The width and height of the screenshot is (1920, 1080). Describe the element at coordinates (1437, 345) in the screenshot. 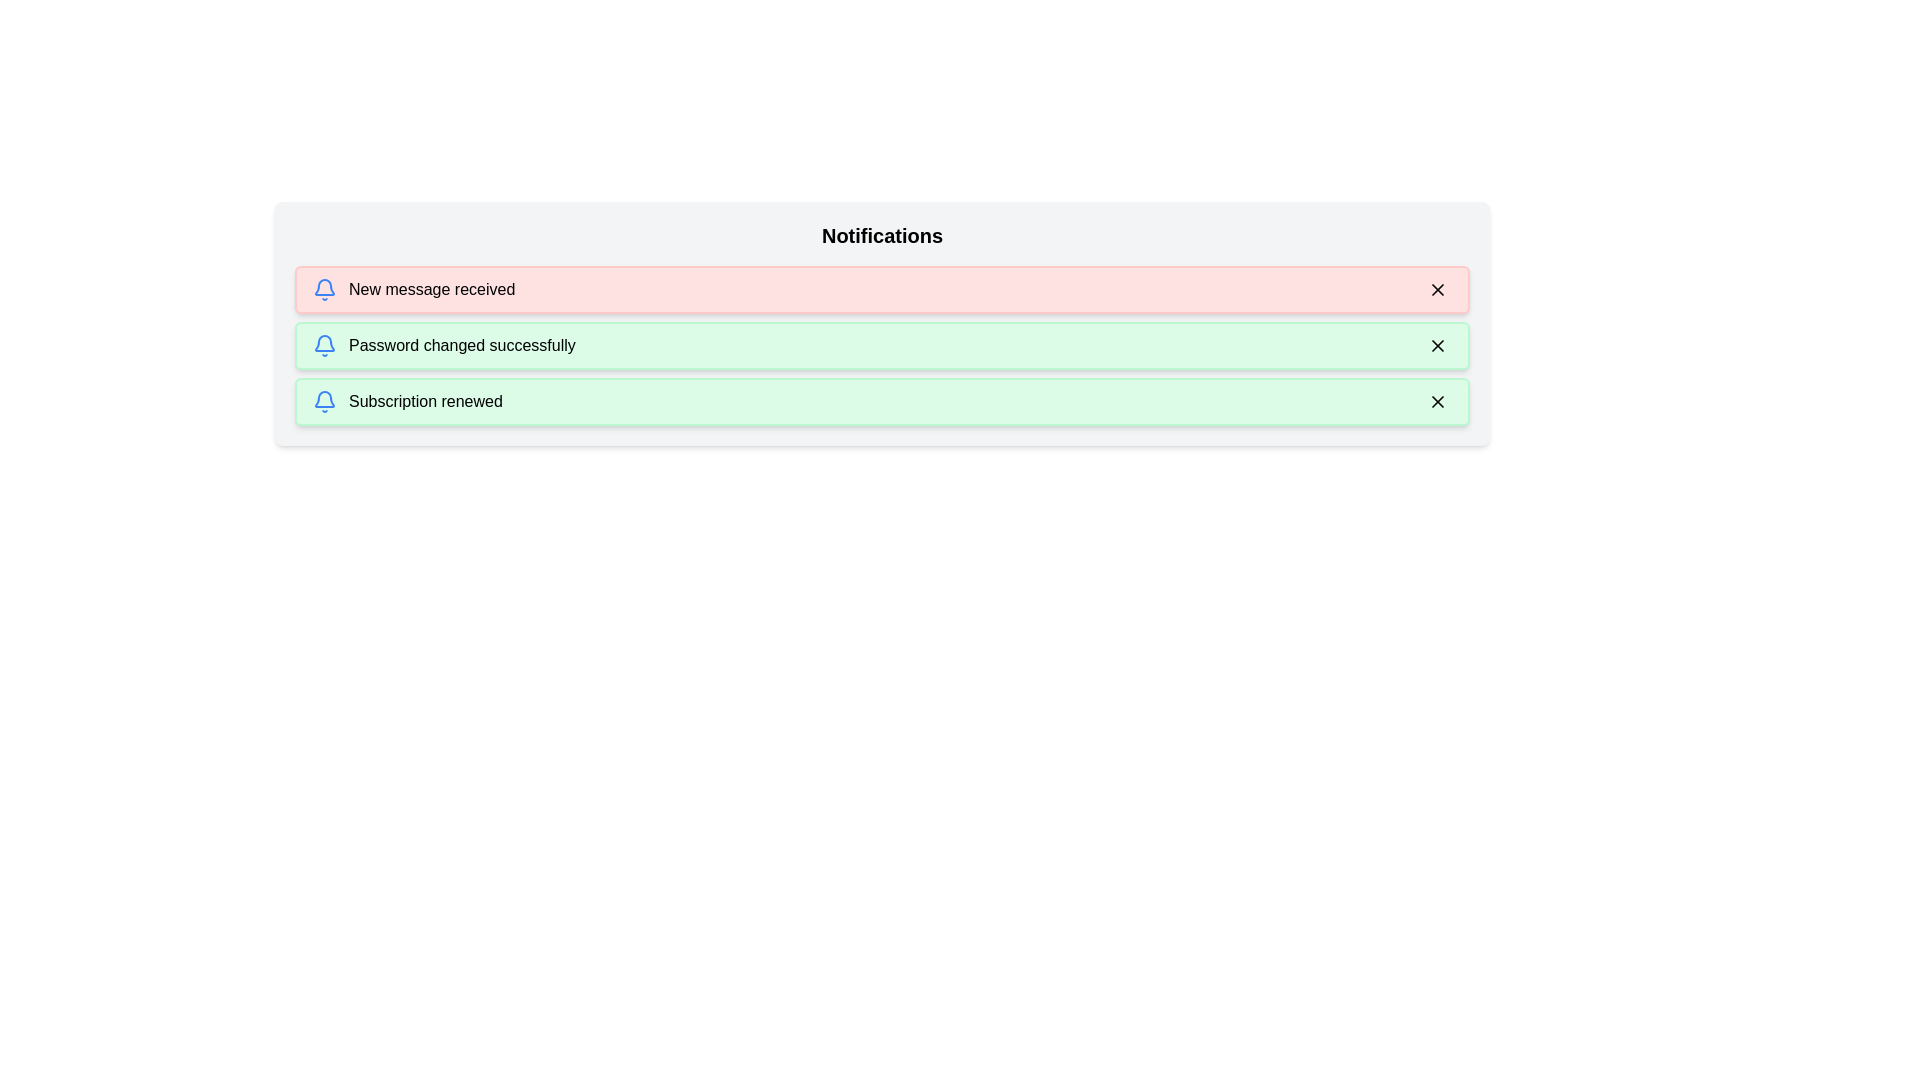

I see `the cross-shaped icon button (close button) in the second notification card` at that location.